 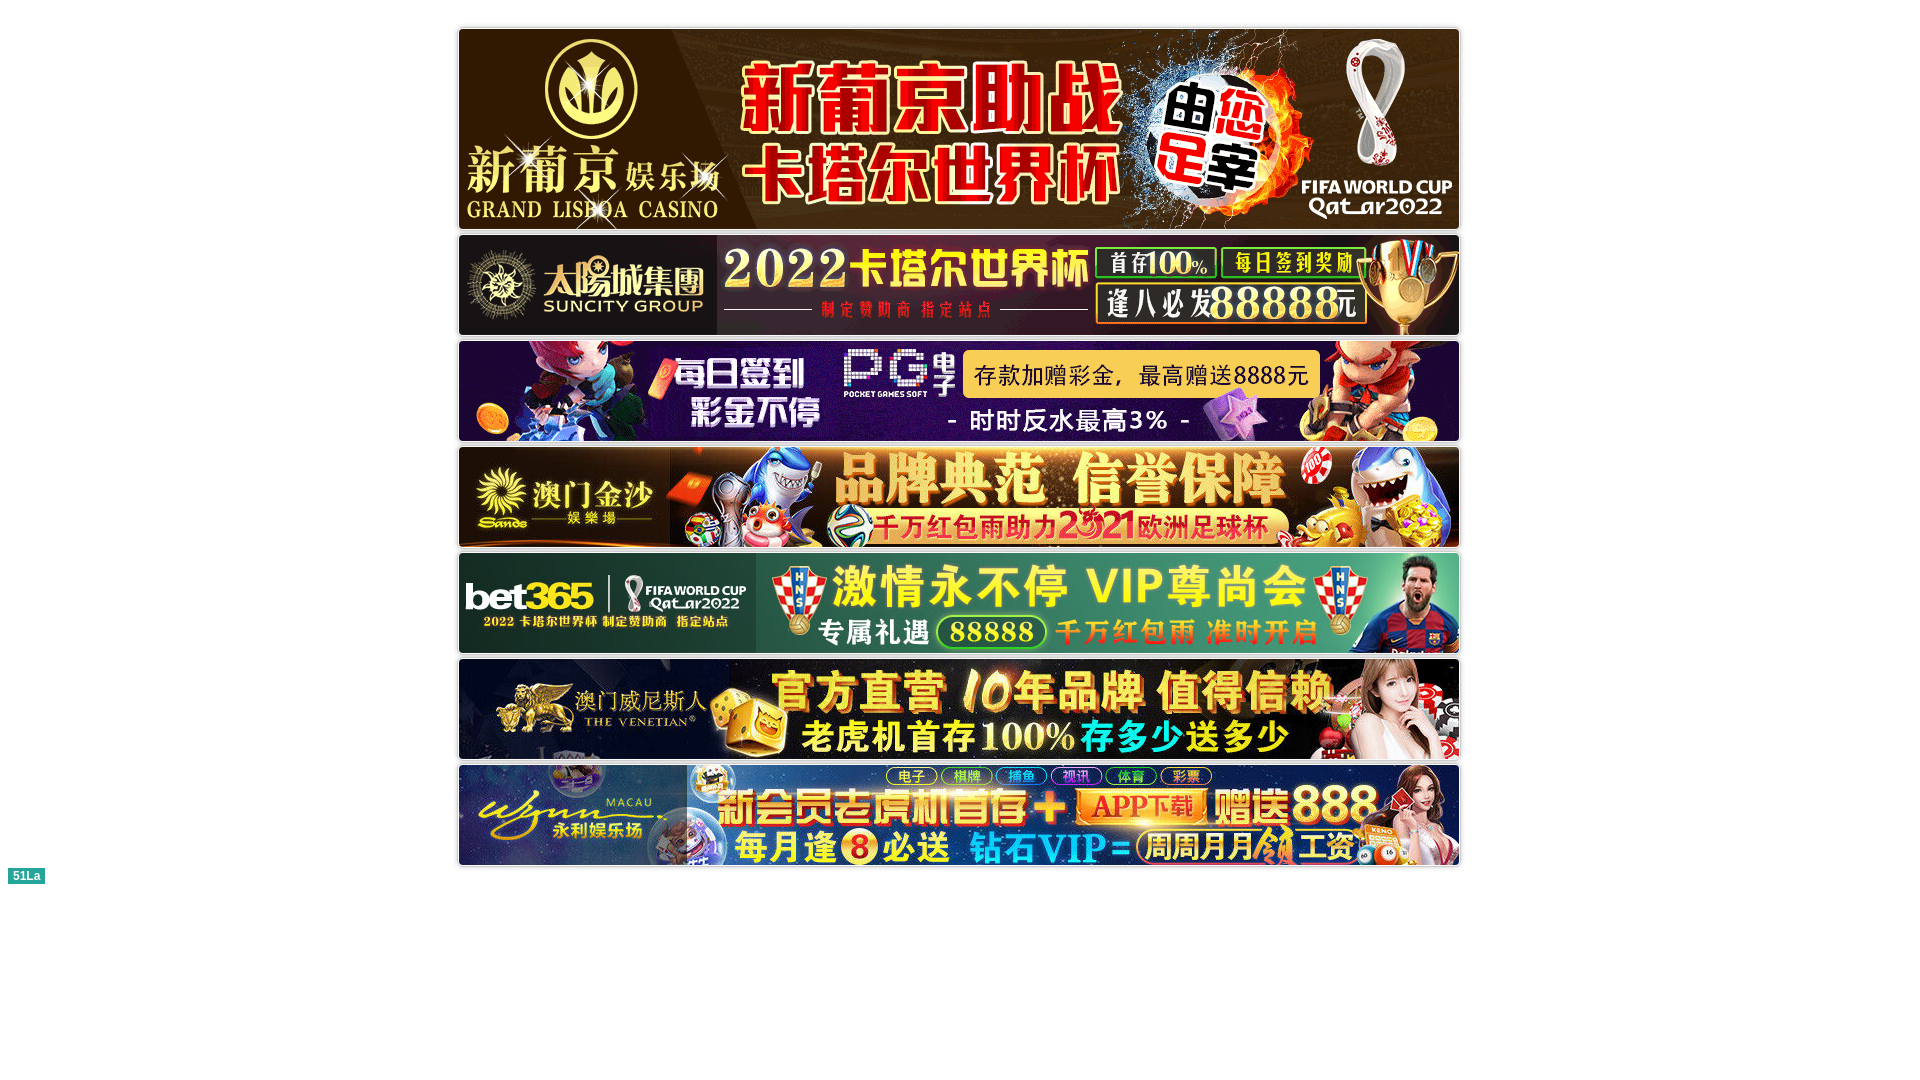 I want to click on '51La', so click(x=26, y=873).